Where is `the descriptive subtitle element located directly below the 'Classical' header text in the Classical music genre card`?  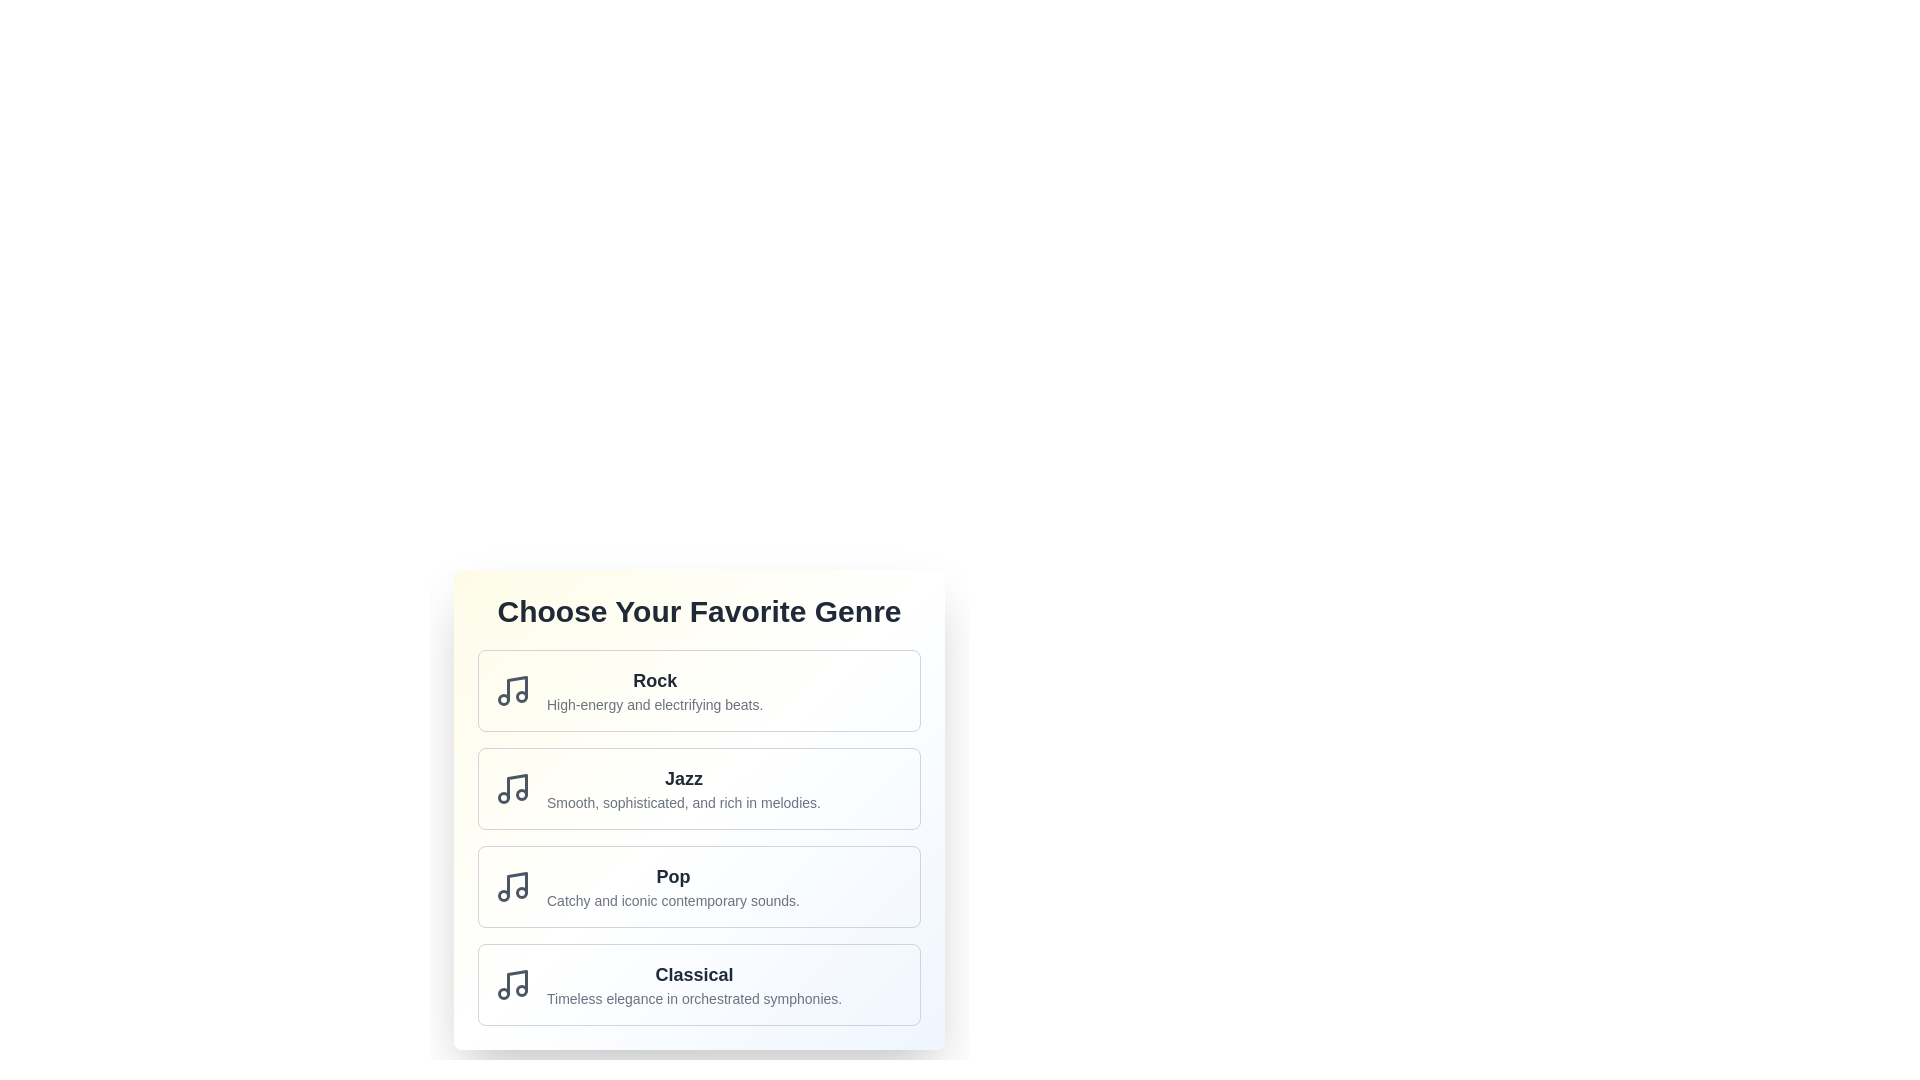
the descriptive subtitle element located directly below the 'Classical' header text in the Classical music genre card is located at coordinates (694, 999).